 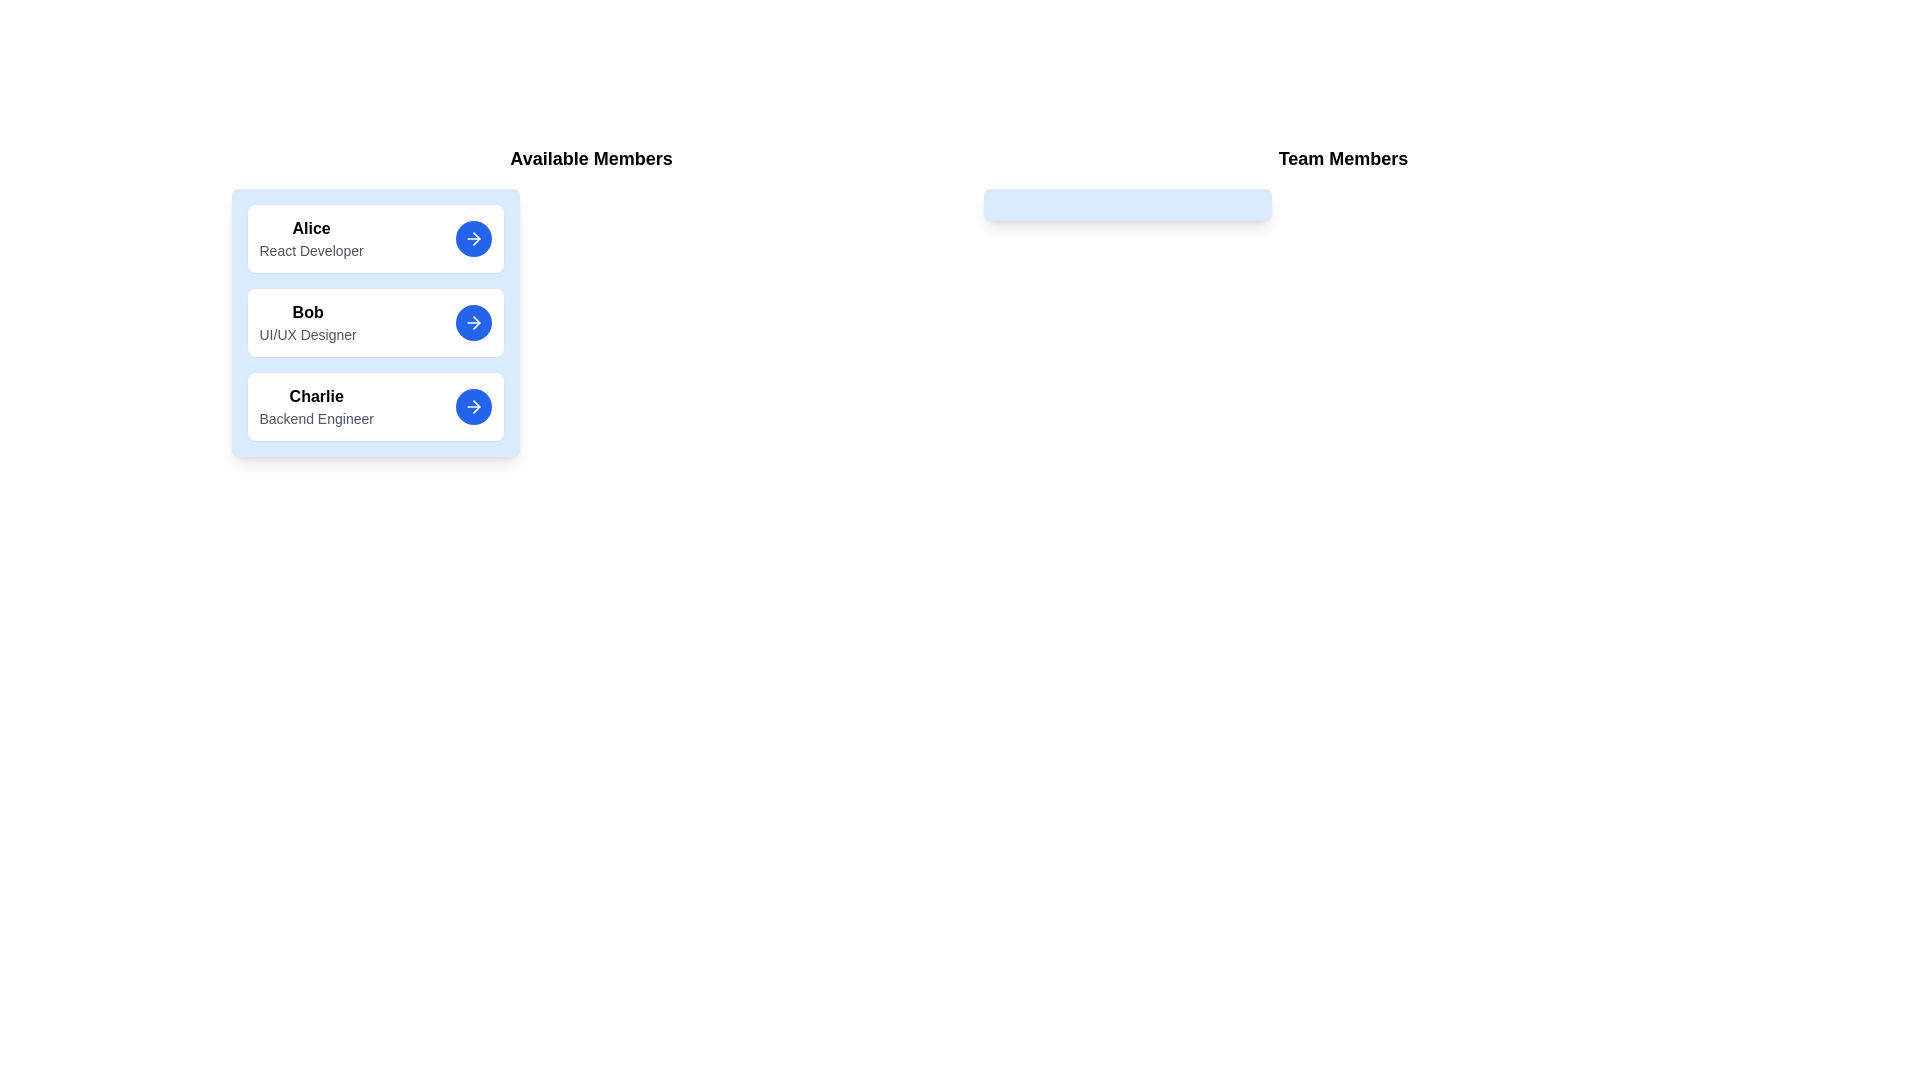 I want to click on arrow button next to Alice to move them to the team, so click(x=472, y=238).